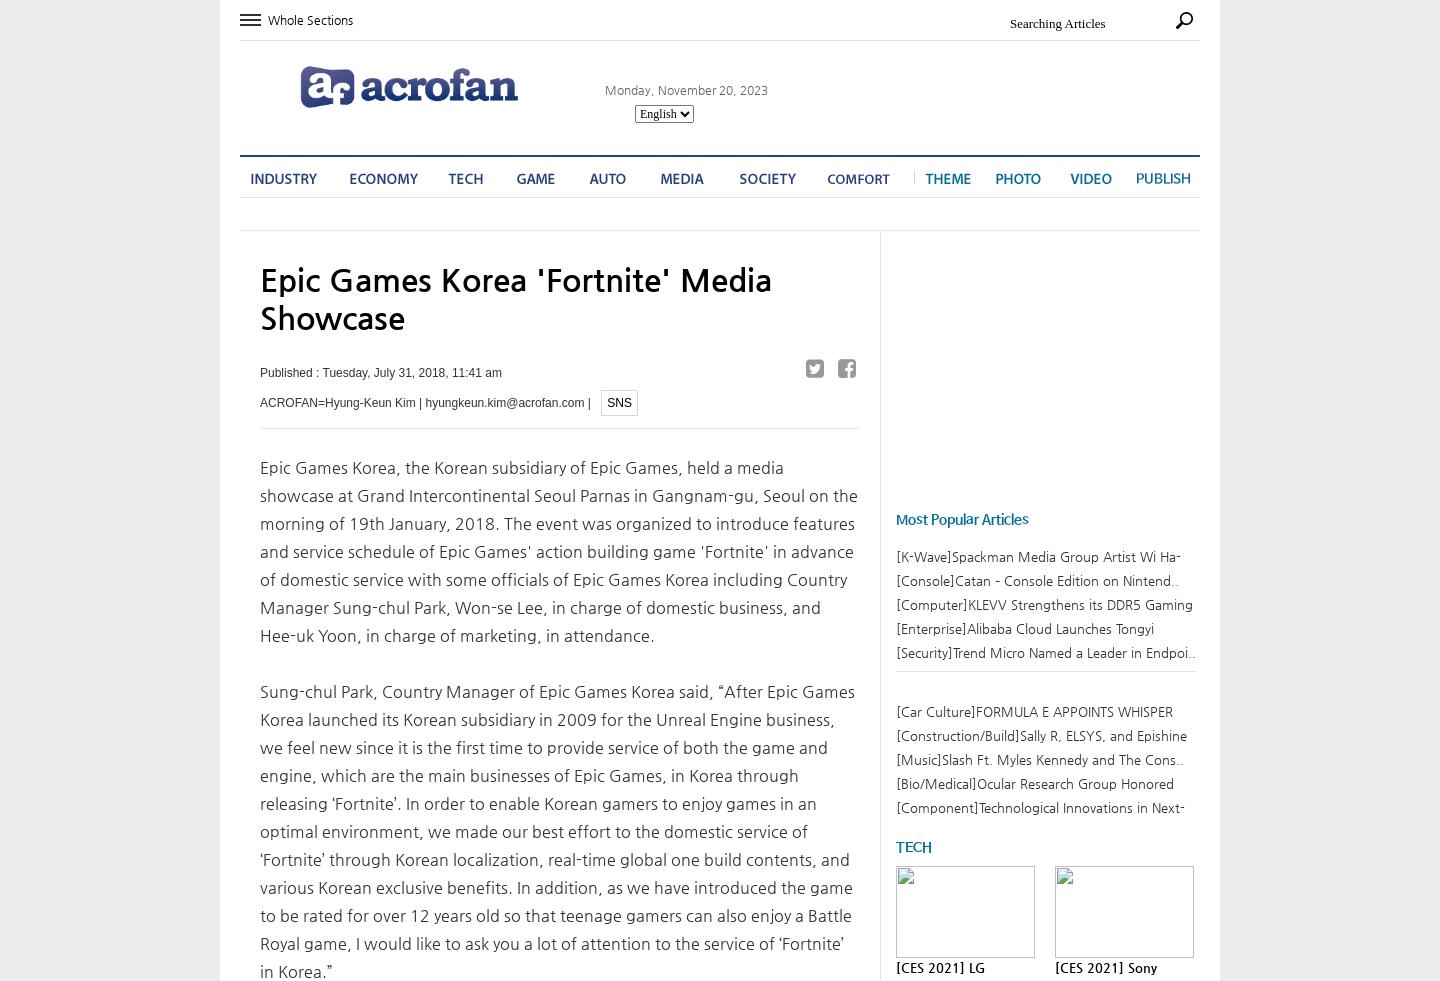 The width and height of the screenshot is (1440, 981). I want to click on 'Published : Tuesday, July 31, 2018, 11:41 am', so click(379, 370).